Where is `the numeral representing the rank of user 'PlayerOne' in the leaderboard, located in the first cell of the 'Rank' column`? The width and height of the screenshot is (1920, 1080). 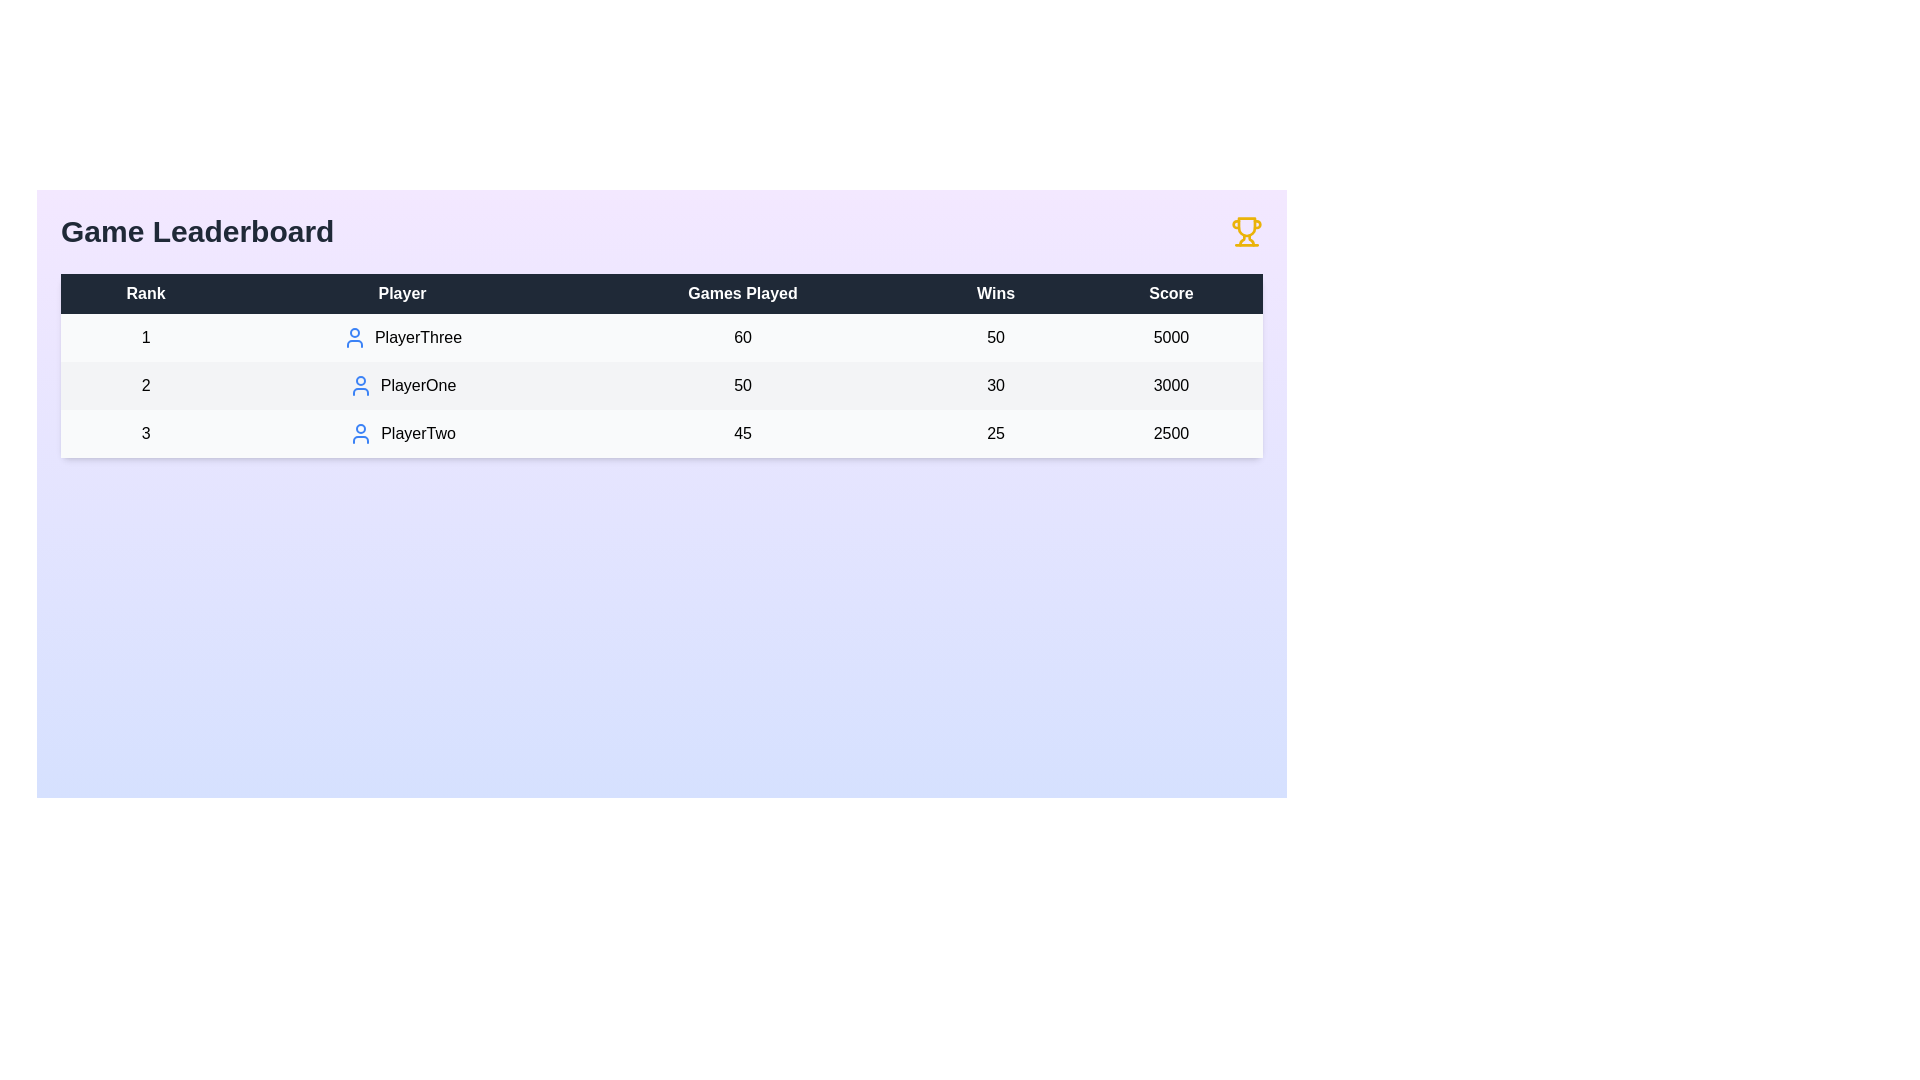 the numeral representing the rank of user 'PlayerOne' in the leaderboard, located in the first cell of the 'Rank' column is located at coordinates (145, 385).